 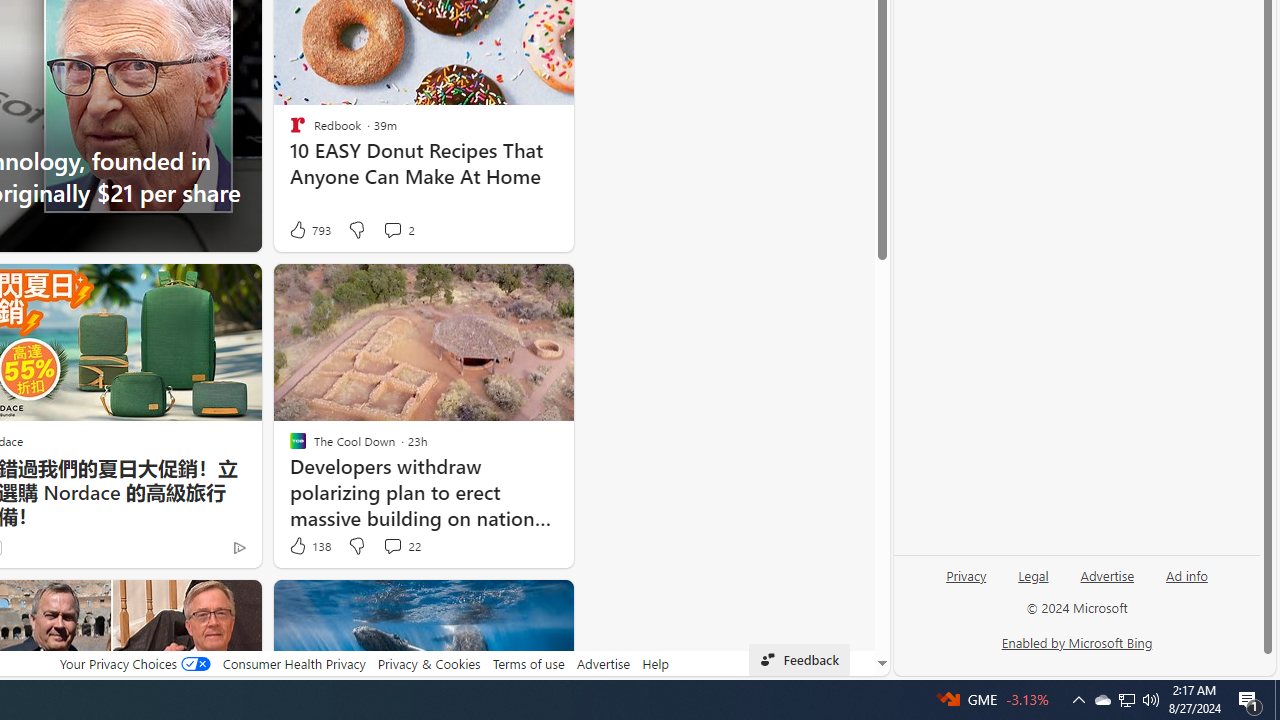 What do you see at coordinates (392, 229) in the screenshot?
I see `'View comments 2 Comment'` at bounding box center [392, 229].